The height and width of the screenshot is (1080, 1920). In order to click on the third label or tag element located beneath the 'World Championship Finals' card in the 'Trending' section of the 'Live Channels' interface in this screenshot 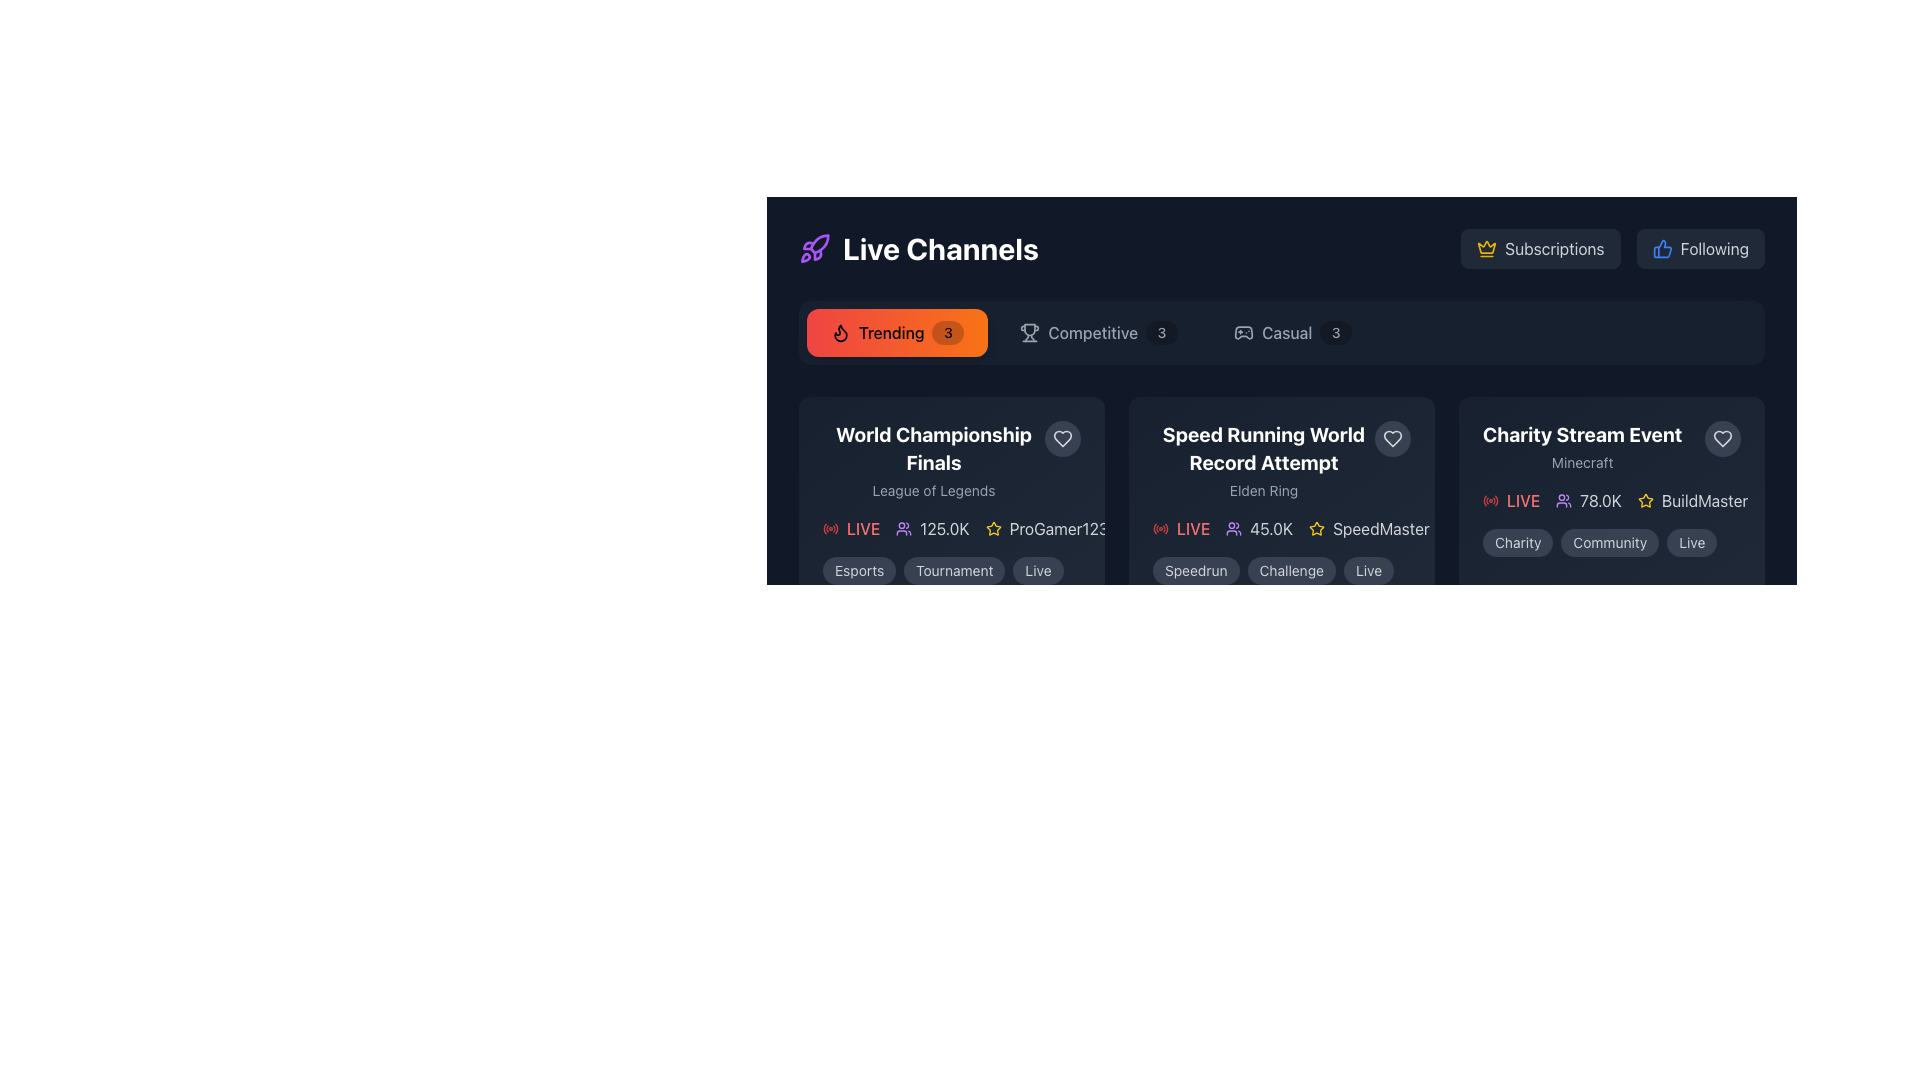, I will do `click(1038, 570)`.